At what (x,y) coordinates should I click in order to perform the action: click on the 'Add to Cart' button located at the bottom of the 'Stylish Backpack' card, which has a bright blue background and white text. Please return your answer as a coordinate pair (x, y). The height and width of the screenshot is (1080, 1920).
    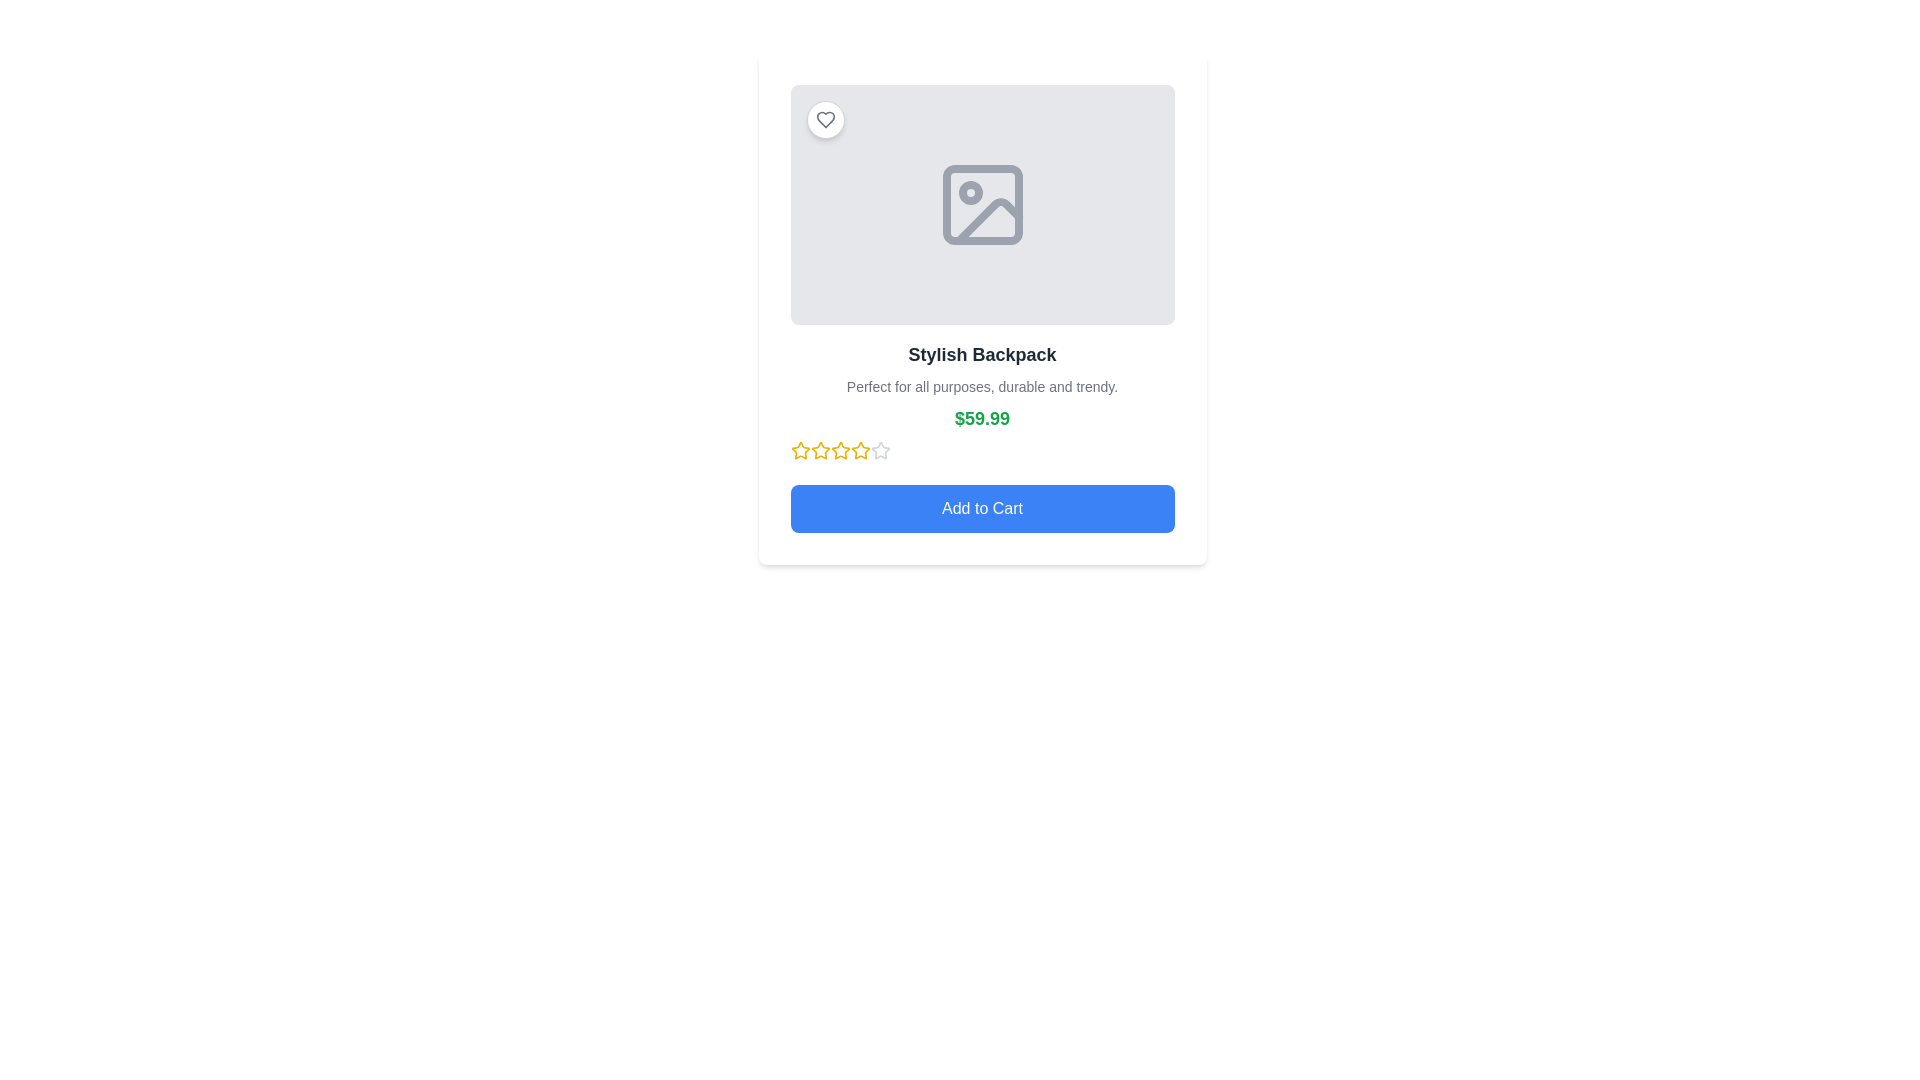
    Looking at the image, I should click on (982, 508).